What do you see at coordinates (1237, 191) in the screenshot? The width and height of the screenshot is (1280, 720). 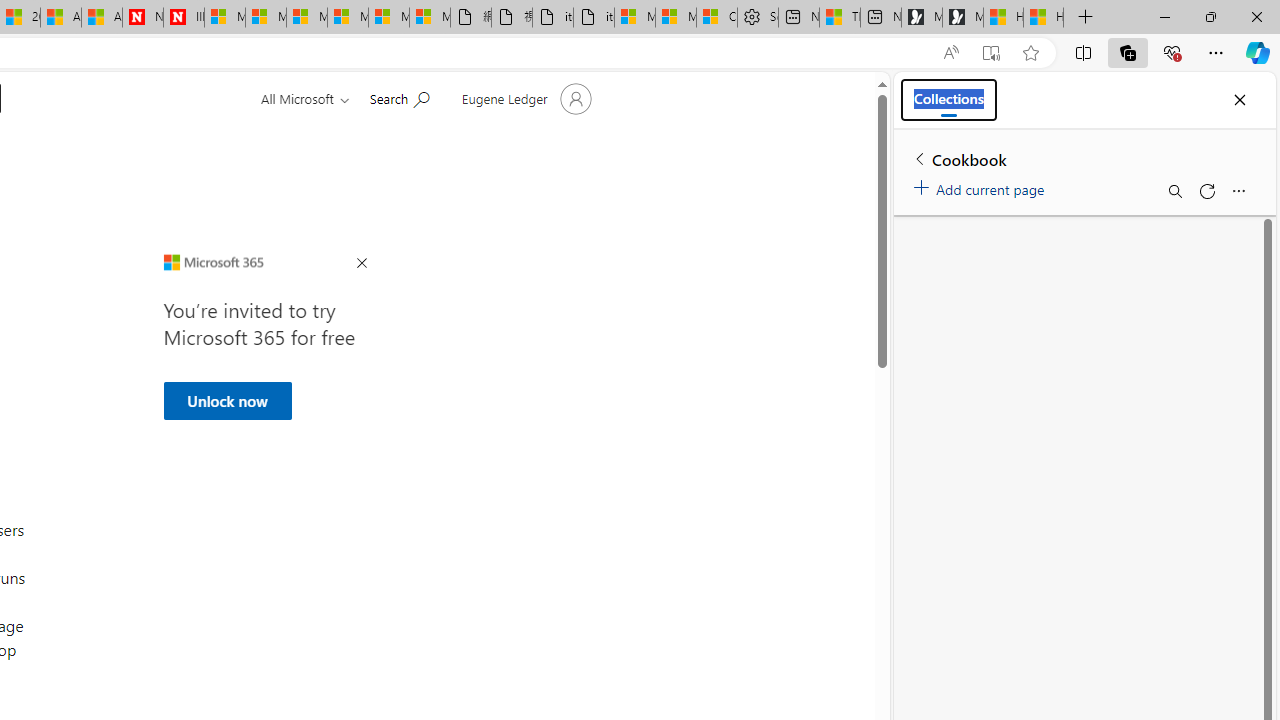 I see `'More options menu'` at bounding box center [1237, 191].